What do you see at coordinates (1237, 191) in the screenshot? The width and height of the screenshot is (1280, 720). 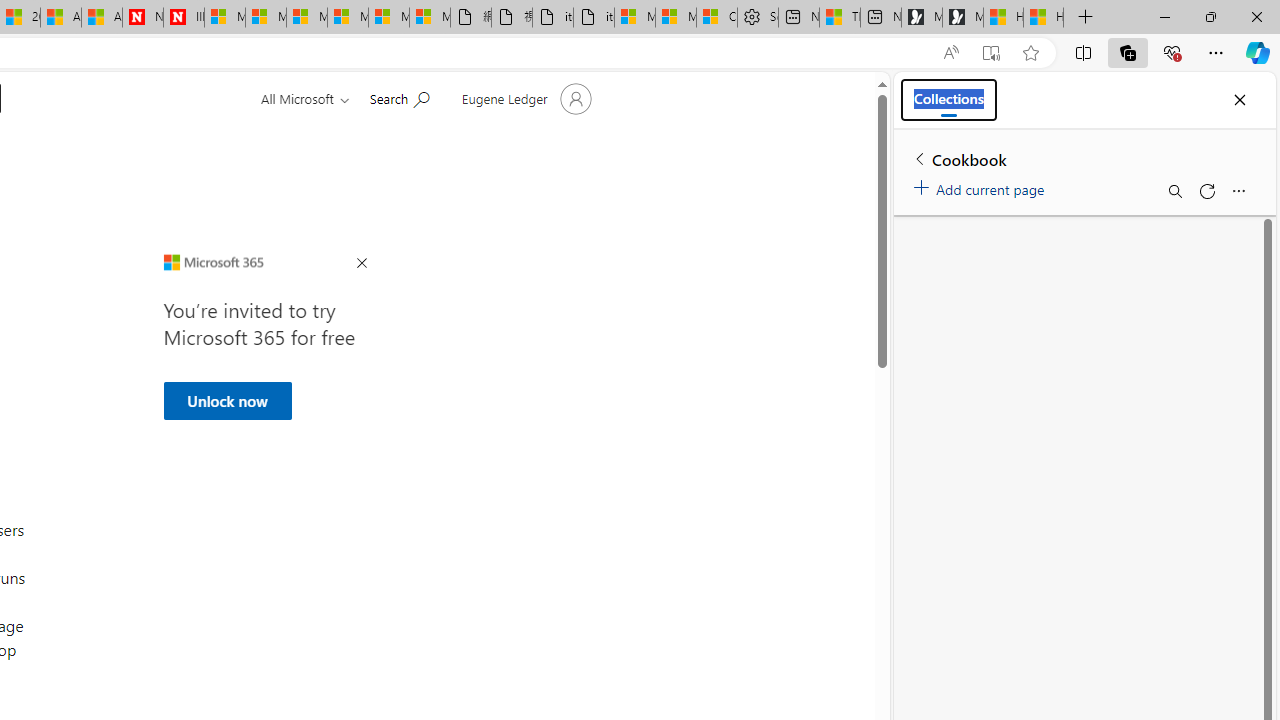 I see `'More options menu'` at bounding box center [1237, 191].